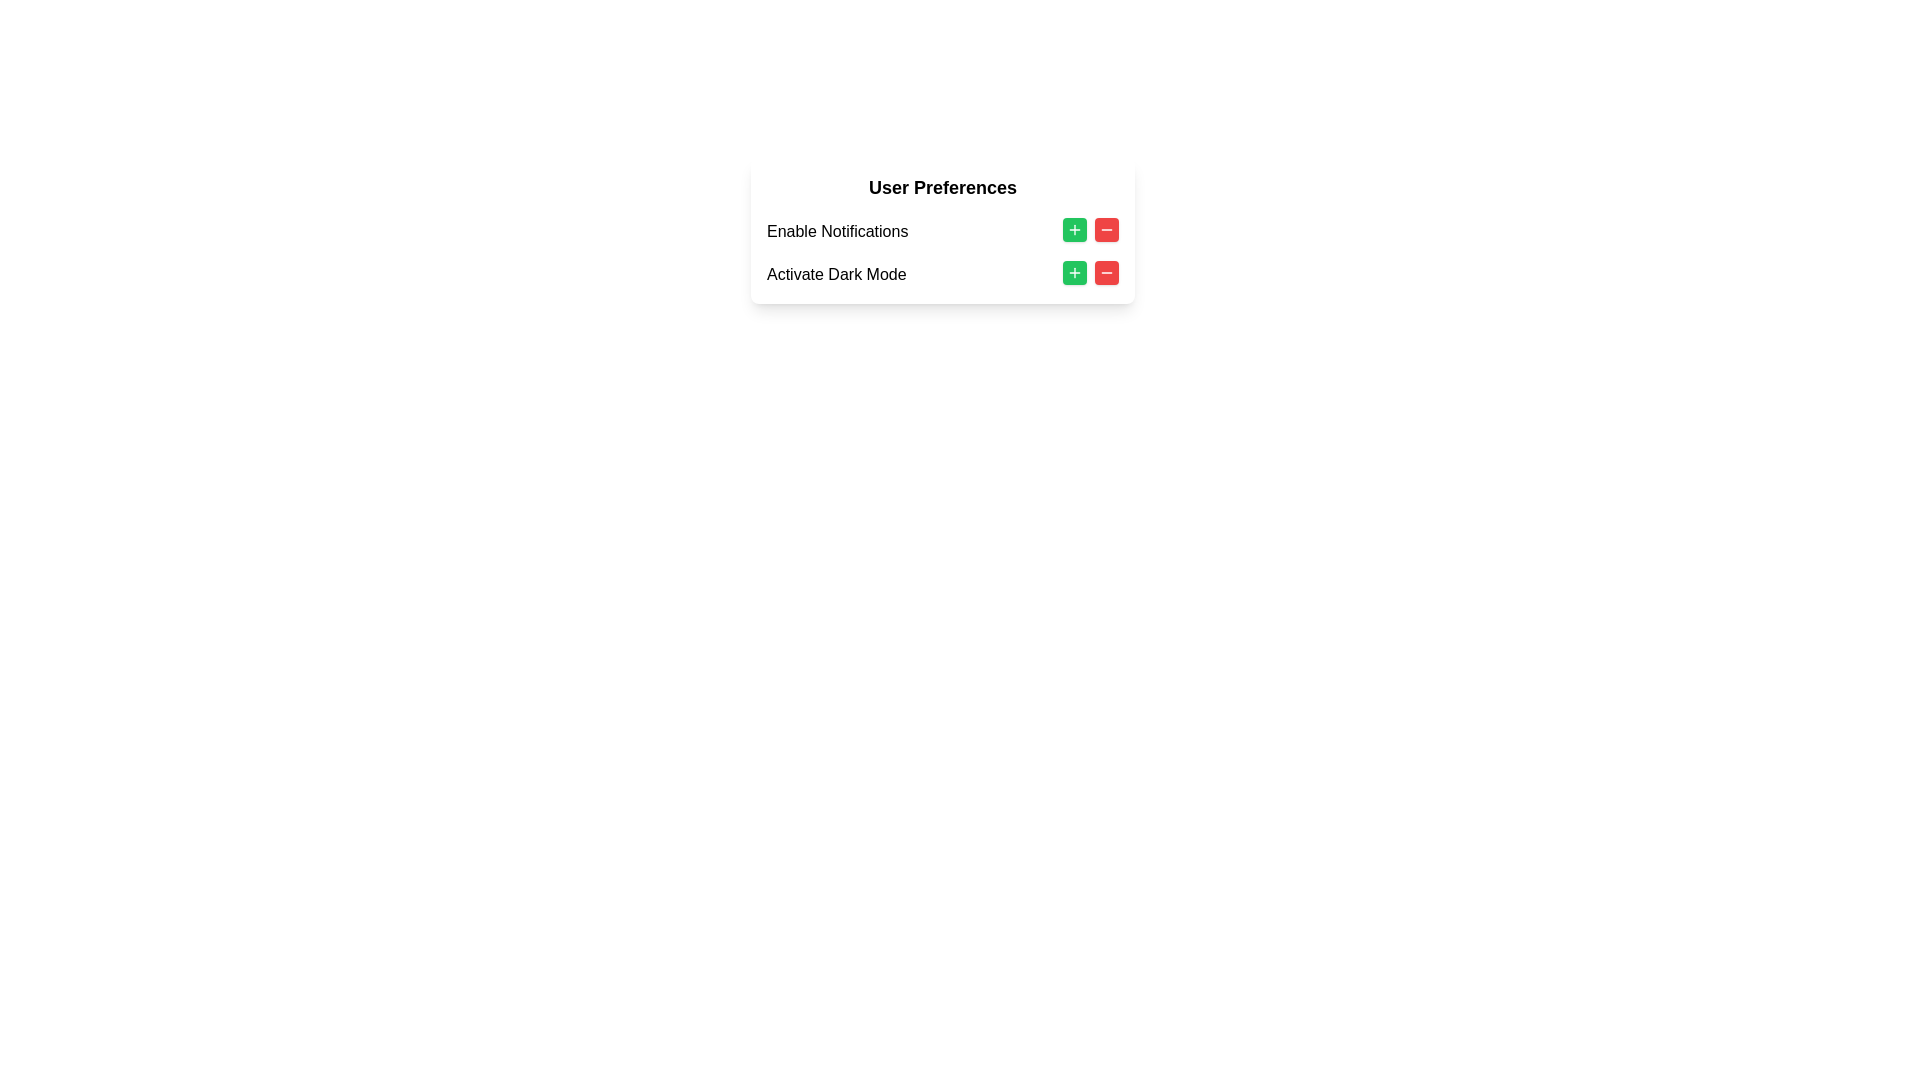  What do you see at coordinates (1089, 273) in the screenshot?
I see `the green button in the Control group located in the second row of the 'User Preferences' dialog, adjacent to the 'Activate Dark Mode' label, to increase a value` at bounding box center [1089, 273].